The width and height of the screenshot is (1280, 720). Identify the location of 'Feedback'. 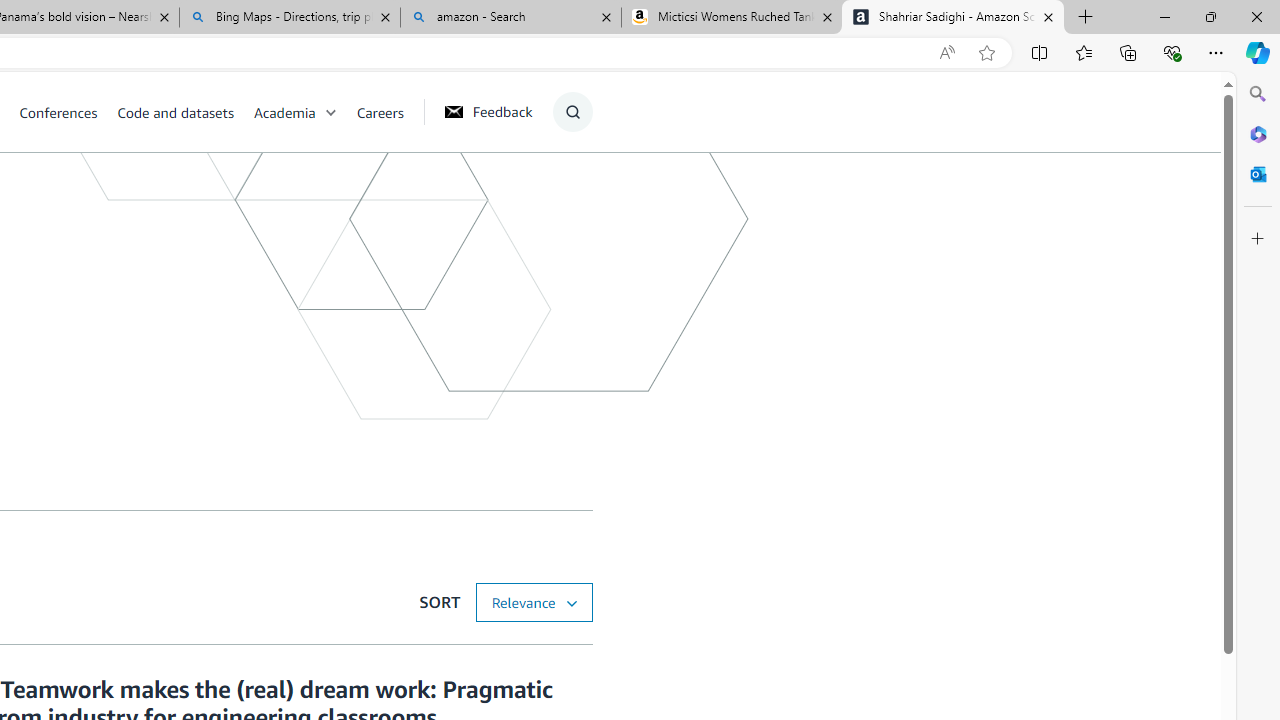
(488, 111).